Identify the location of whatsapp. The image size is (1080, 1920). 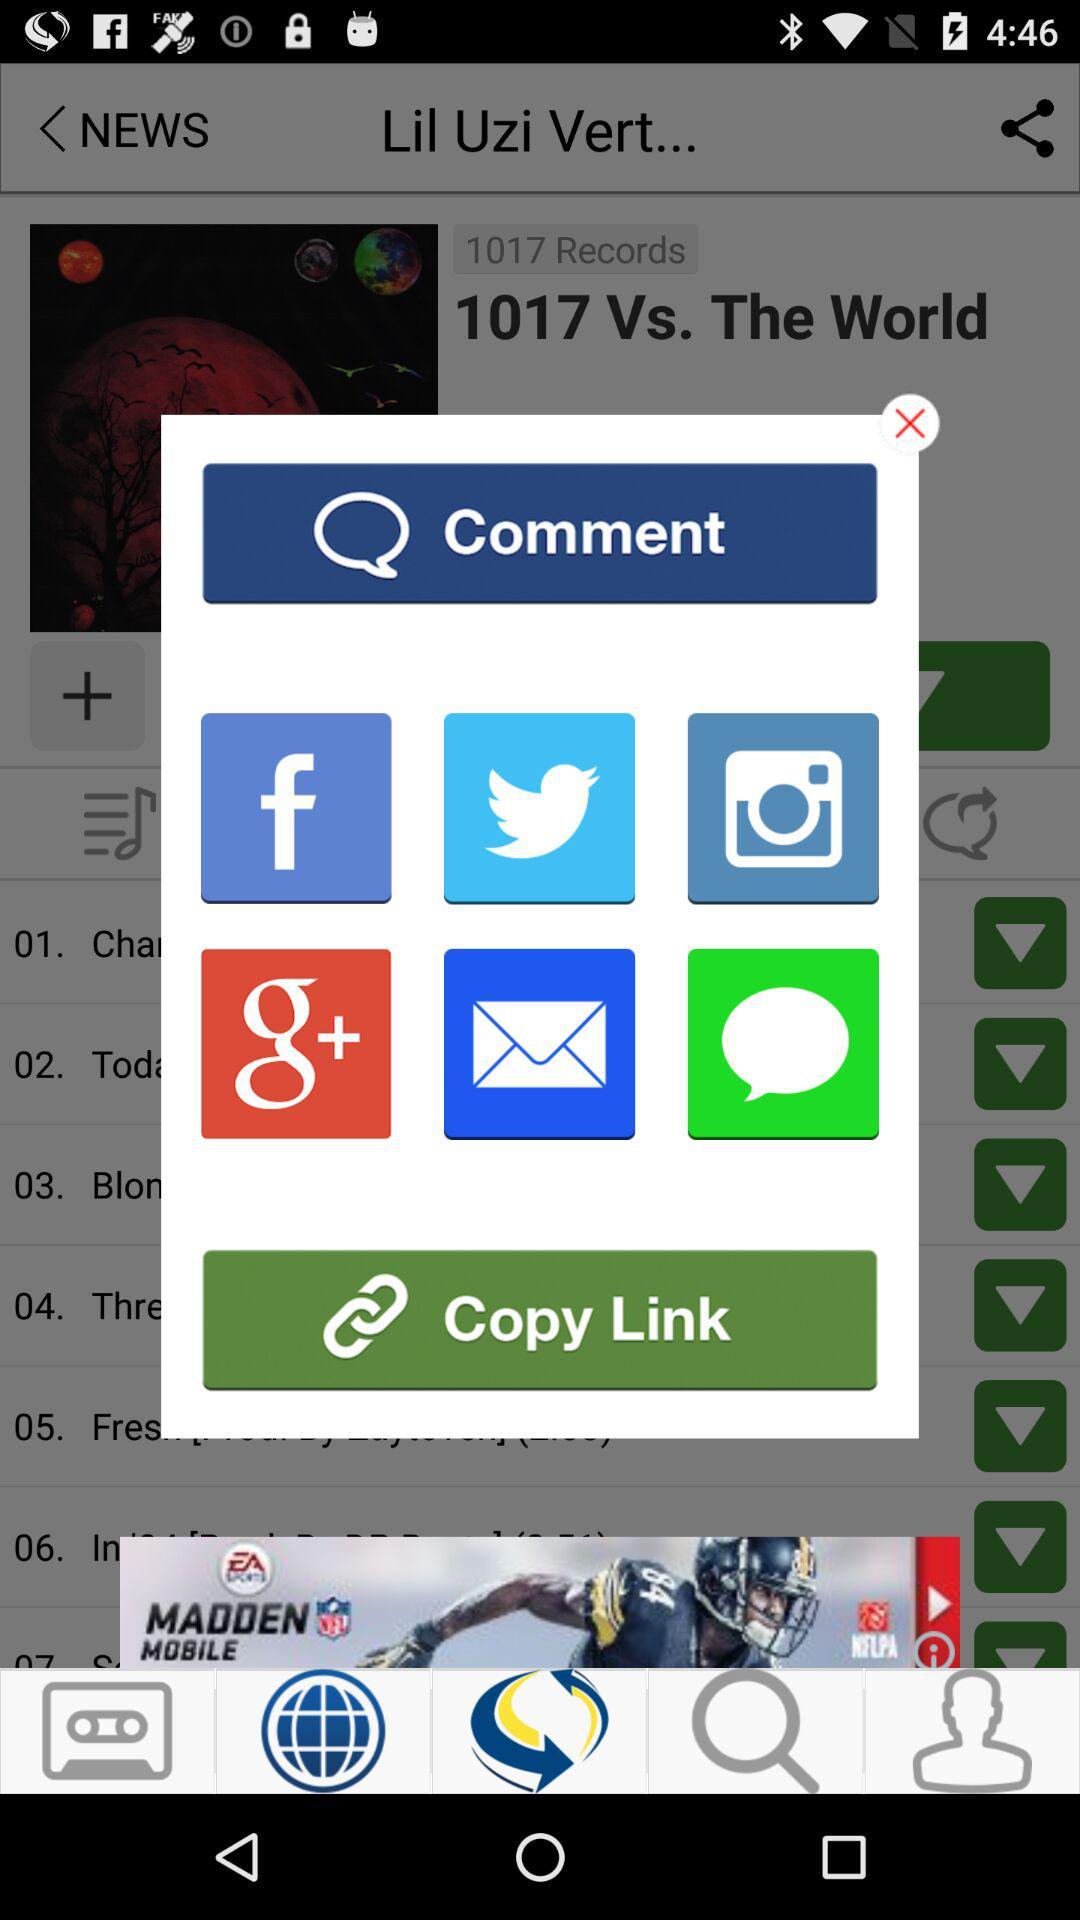
(782, 1042).